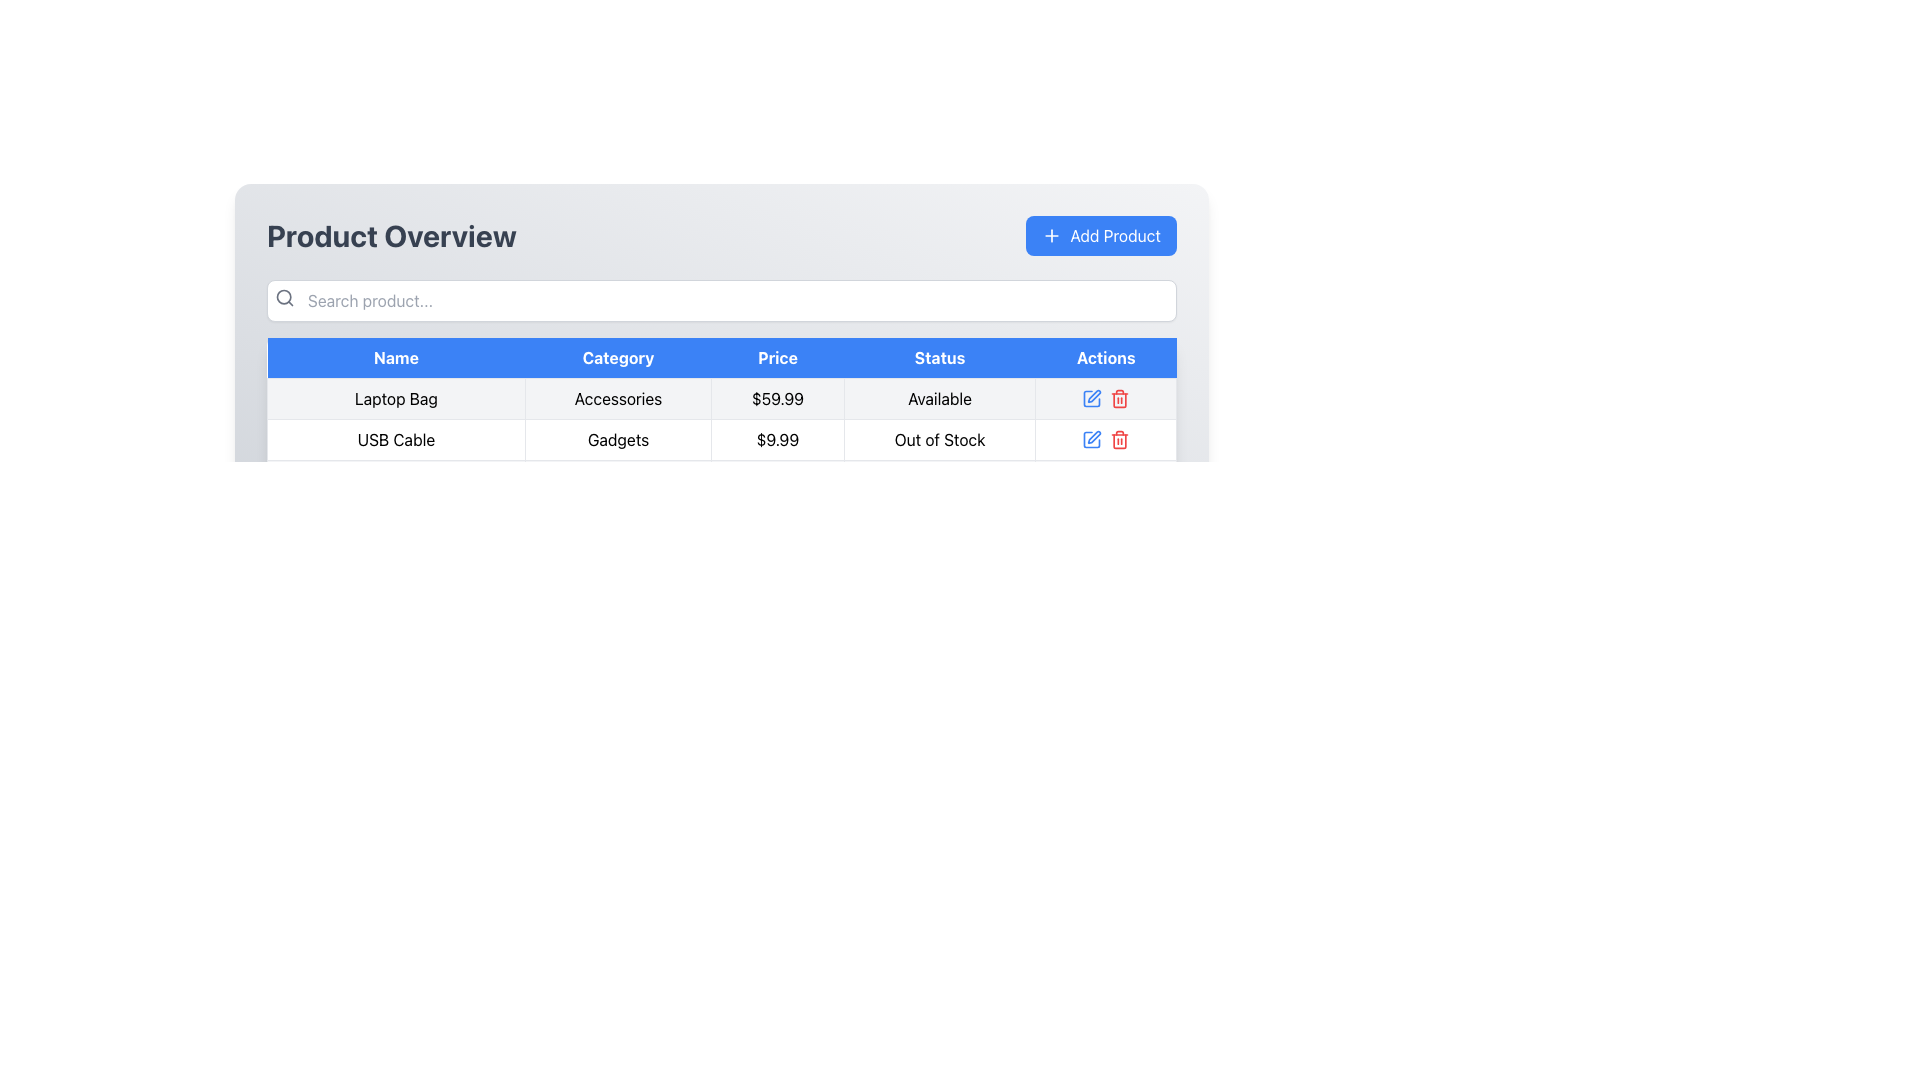  What do you see at coordinates (617, 398) in the screenshot?
I see `the Table Cell displaying 'Accessories' which is the second cell in the first row of the table under the 'Product Overview' section` at bounding box center [617, 398].